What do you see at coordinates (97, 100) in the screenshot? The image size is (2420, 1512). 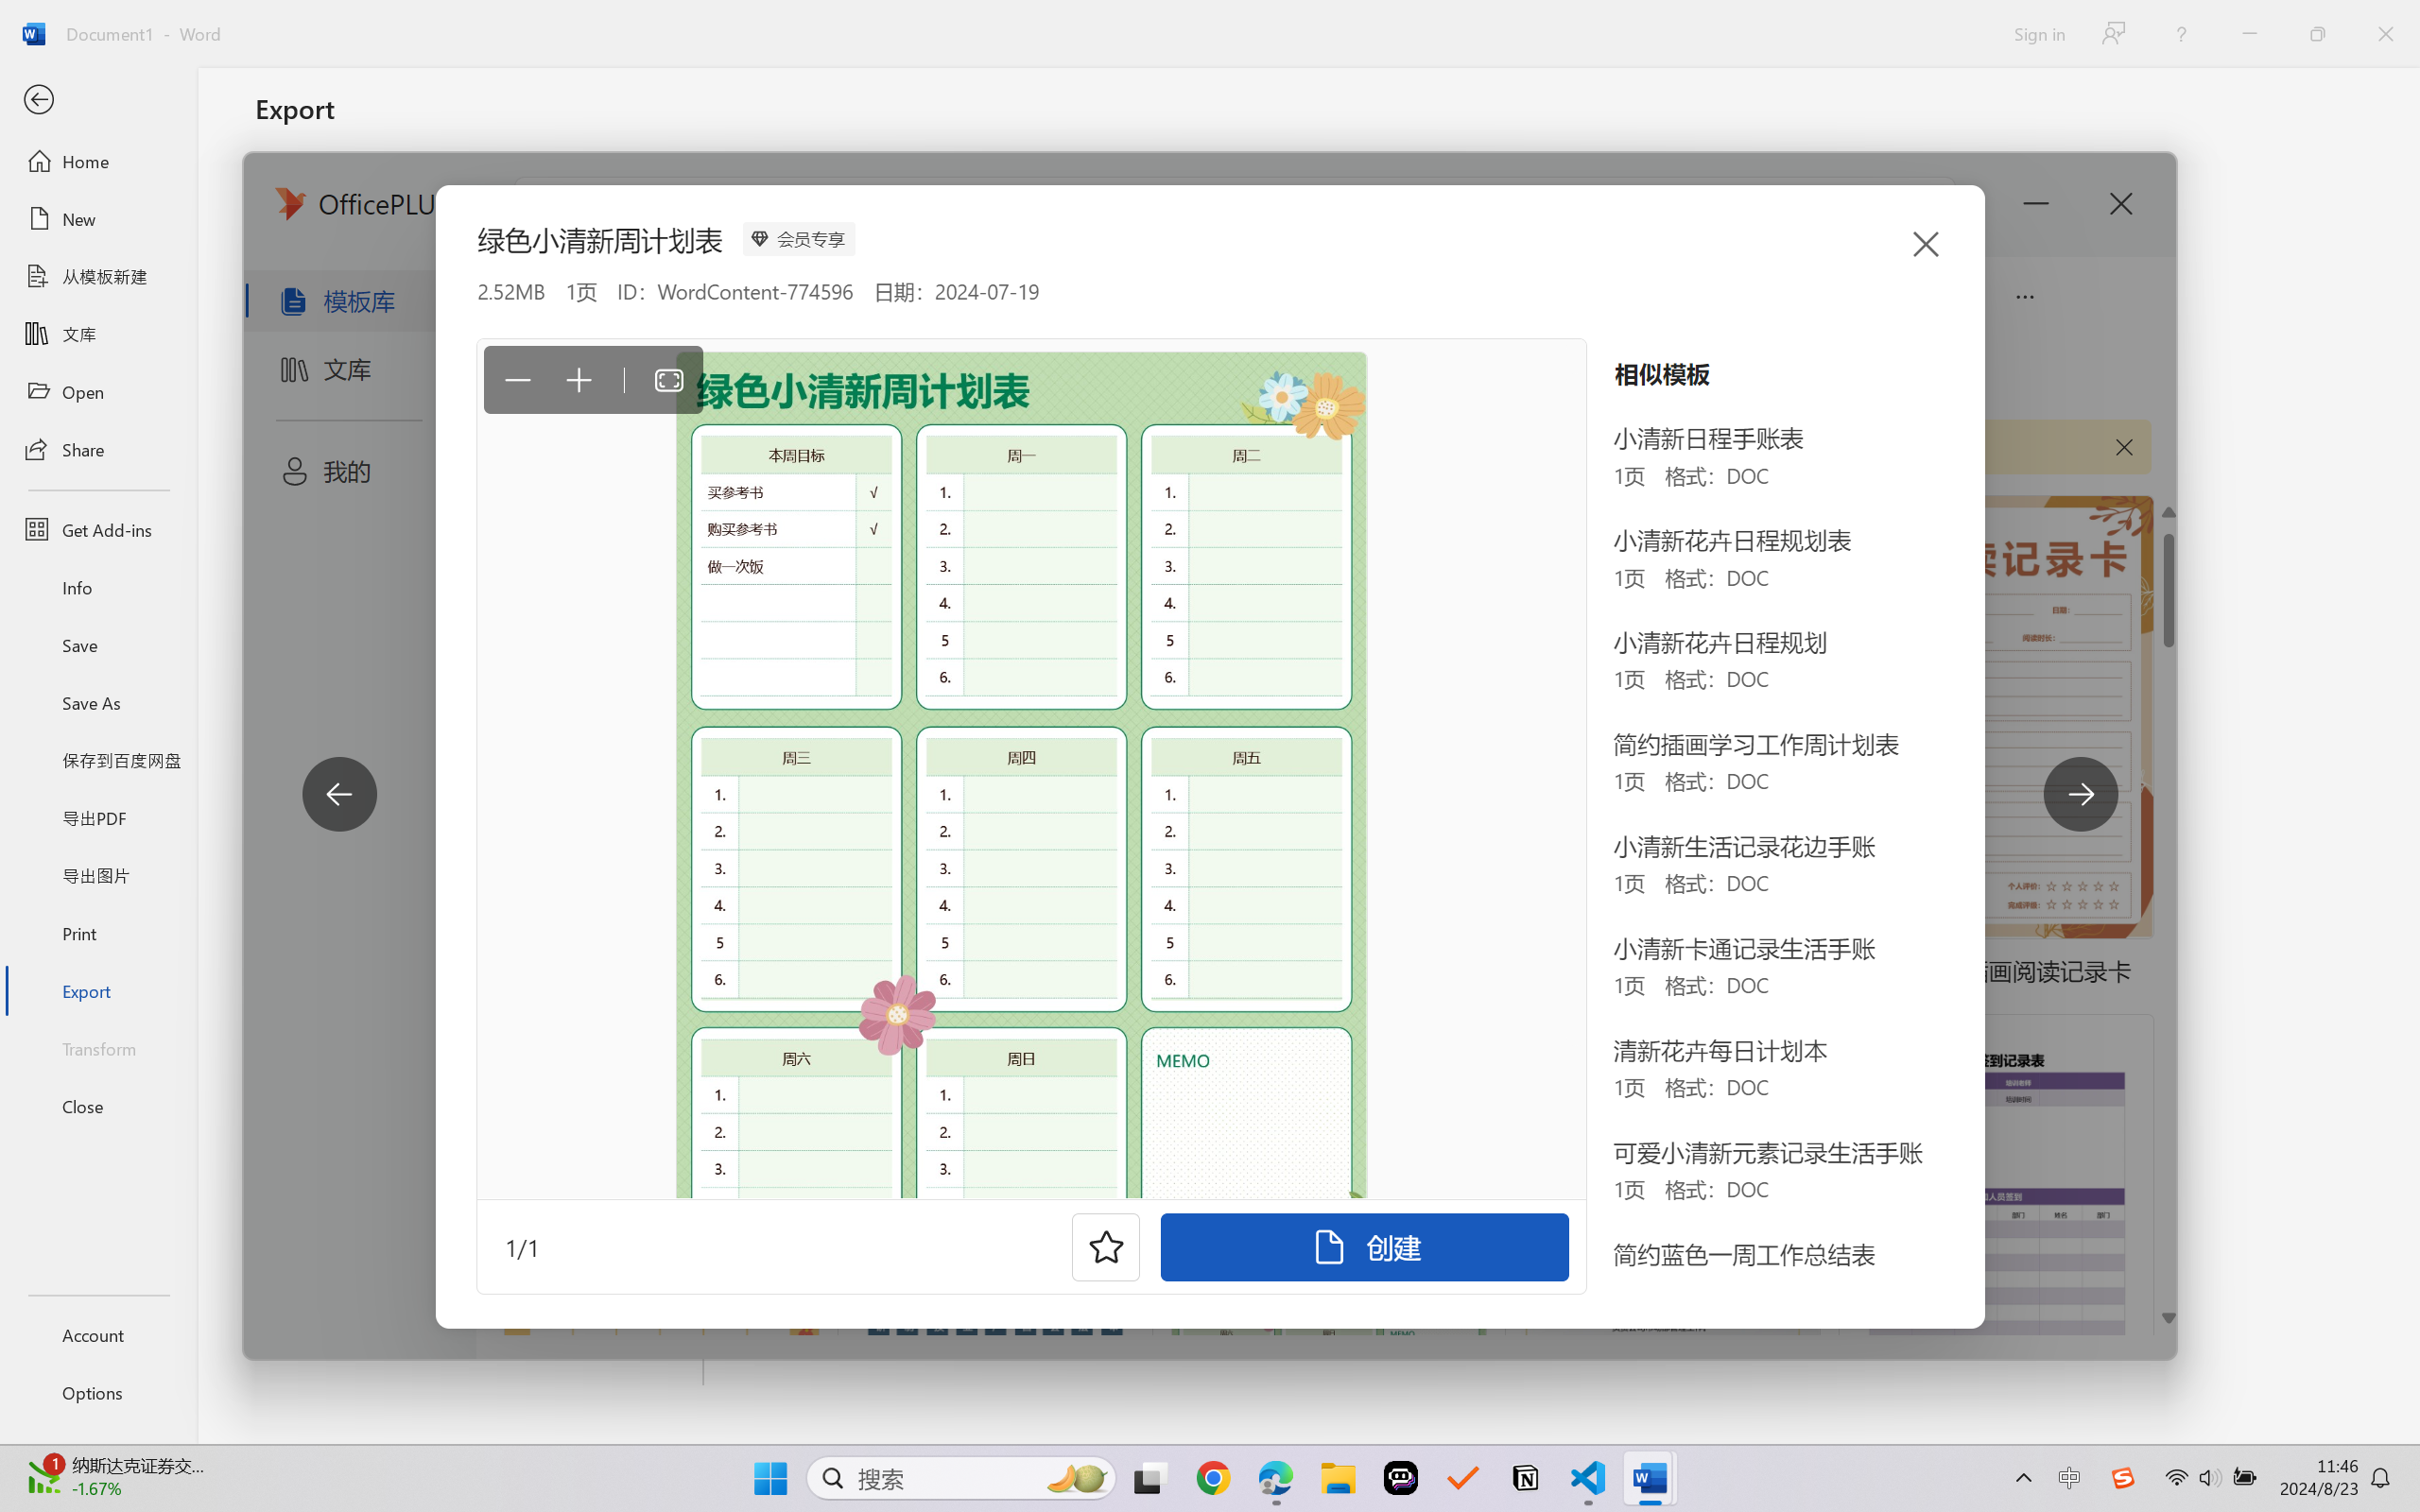 I see `'Back'` at bounding box center [97, 100].